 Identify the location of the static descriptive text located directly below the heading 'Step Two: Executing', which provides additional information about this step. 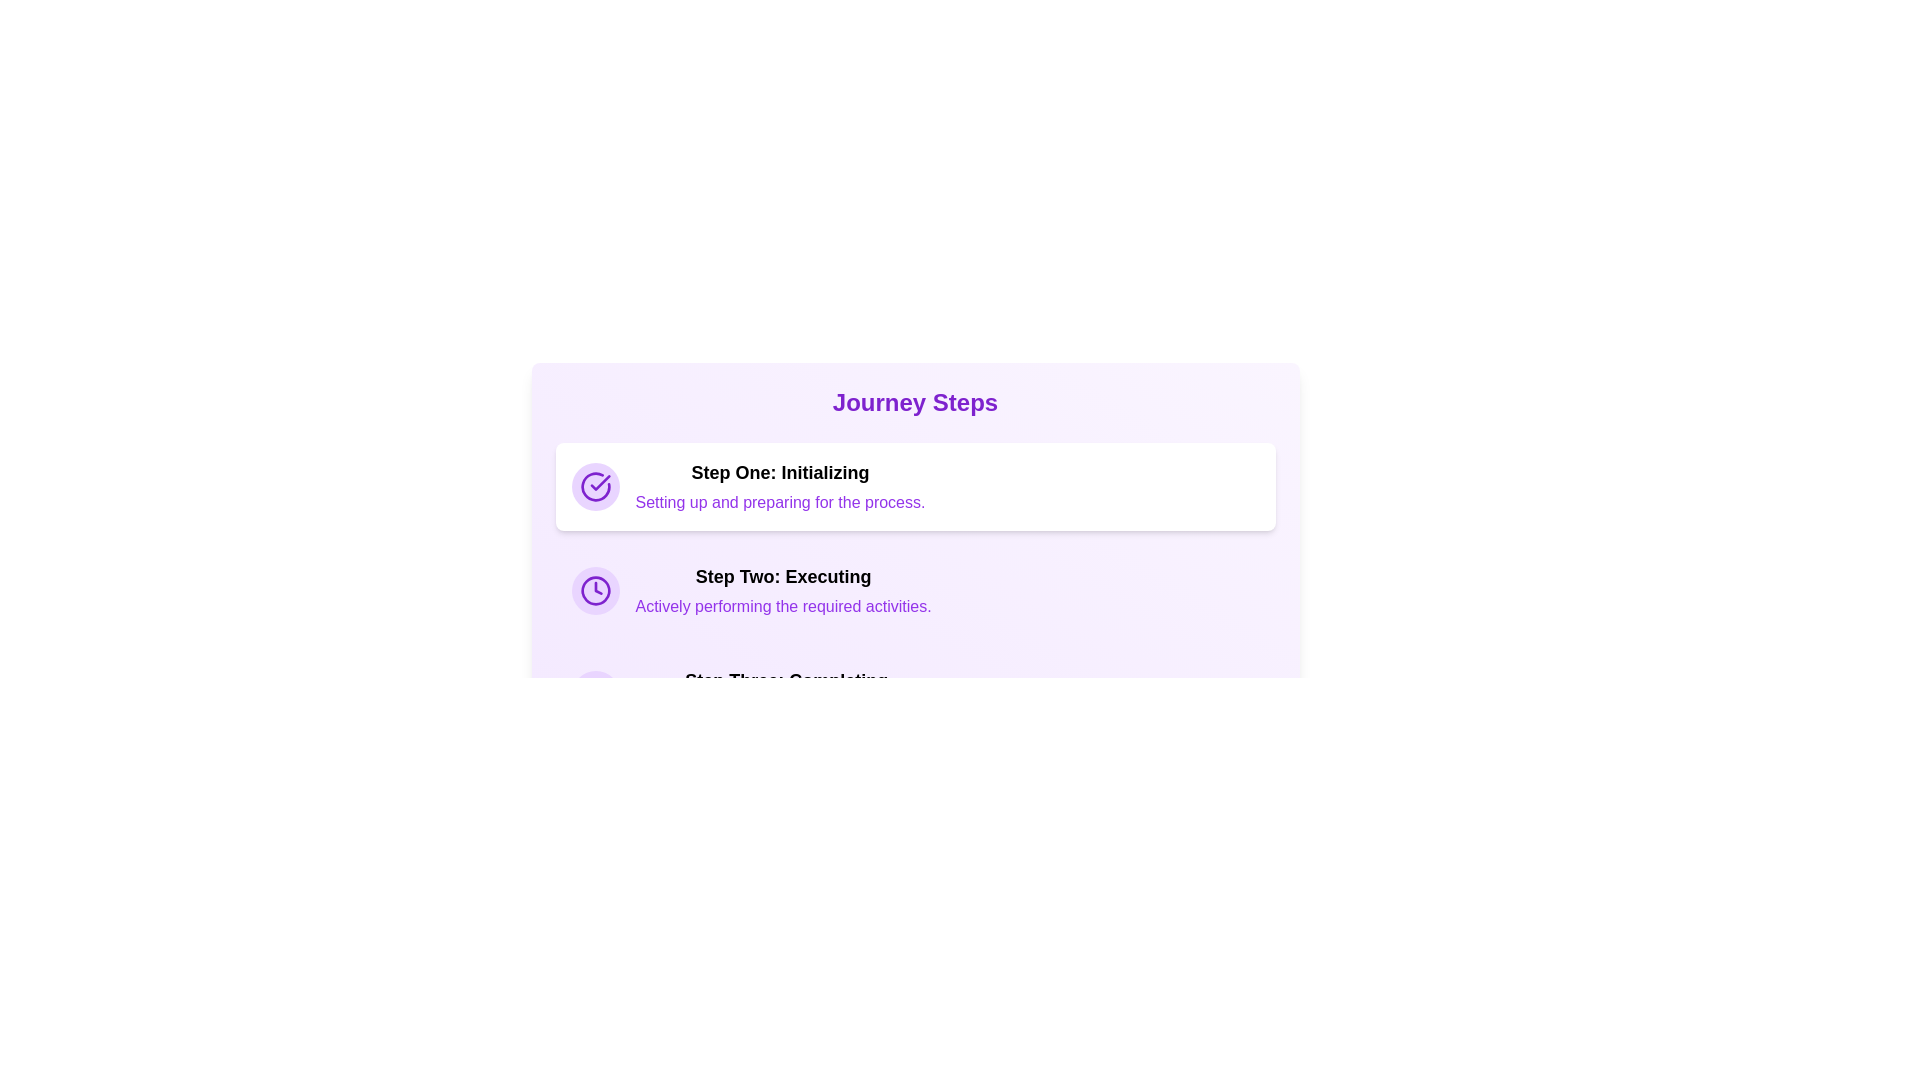
(782, 605).